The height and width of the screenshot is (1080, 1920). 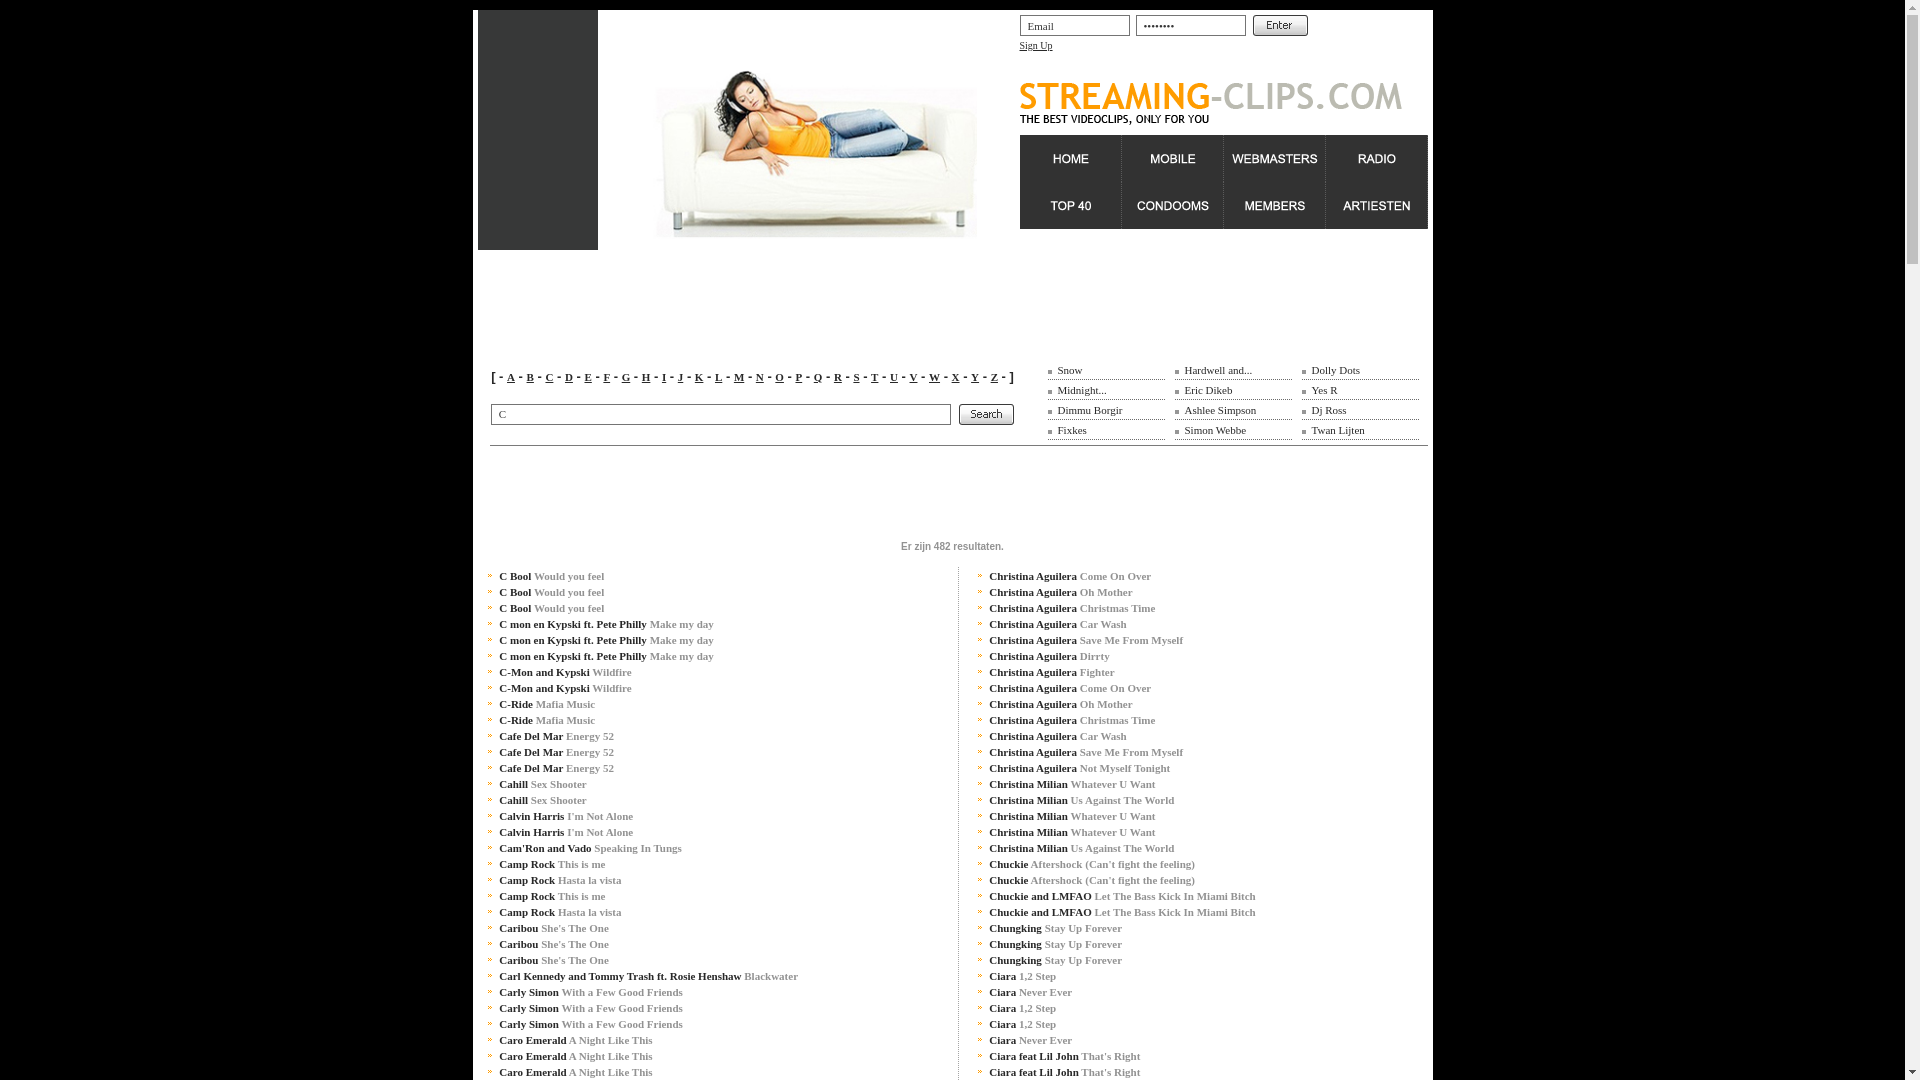 I want to click on 'Q', so click(x=814, y=377).